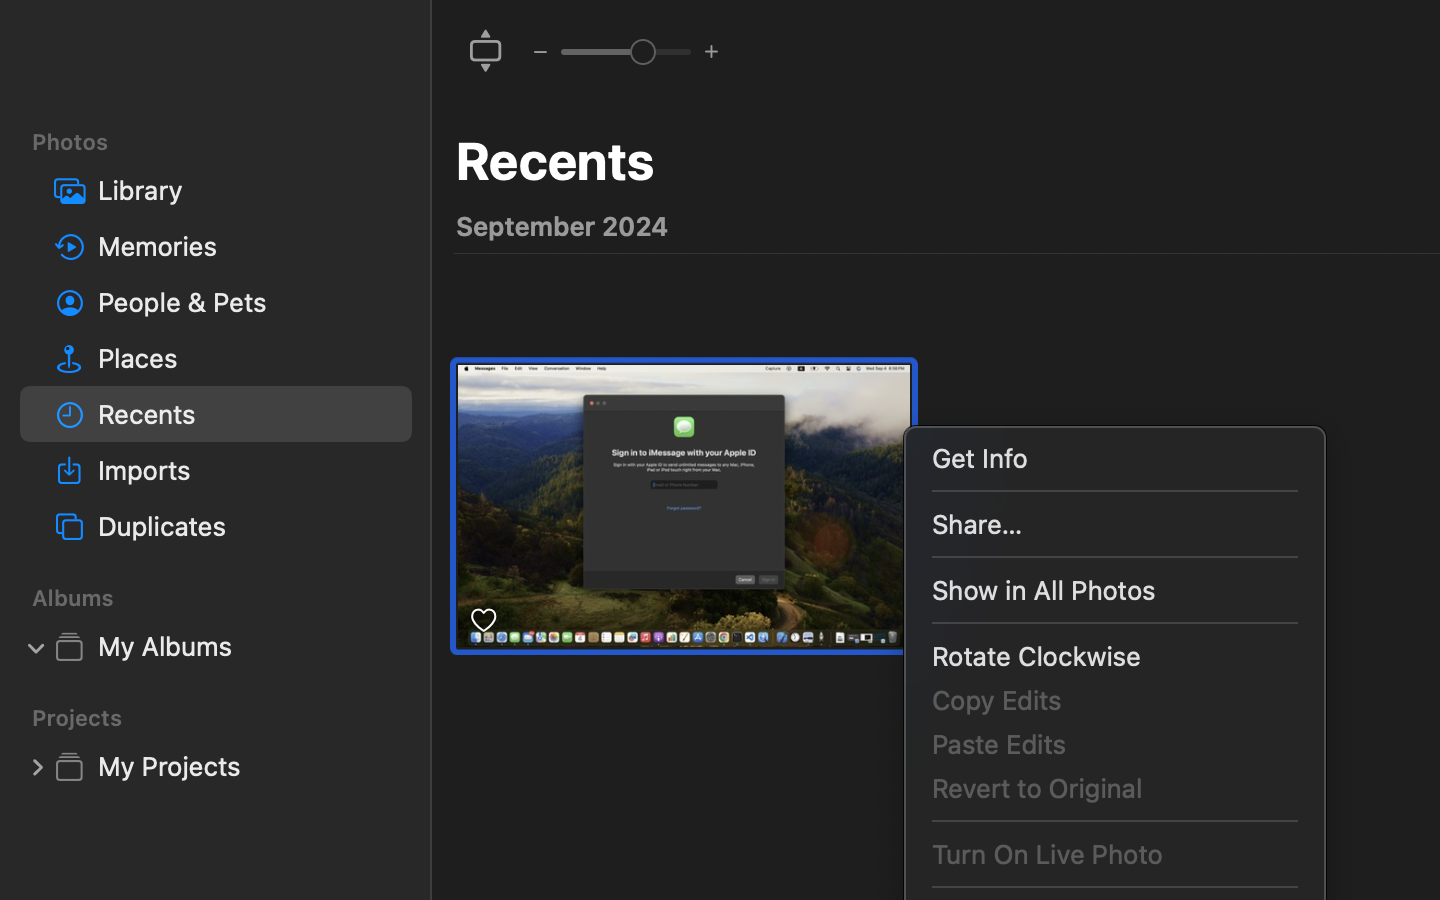  I want to click on 'Places', so click(245, 358).